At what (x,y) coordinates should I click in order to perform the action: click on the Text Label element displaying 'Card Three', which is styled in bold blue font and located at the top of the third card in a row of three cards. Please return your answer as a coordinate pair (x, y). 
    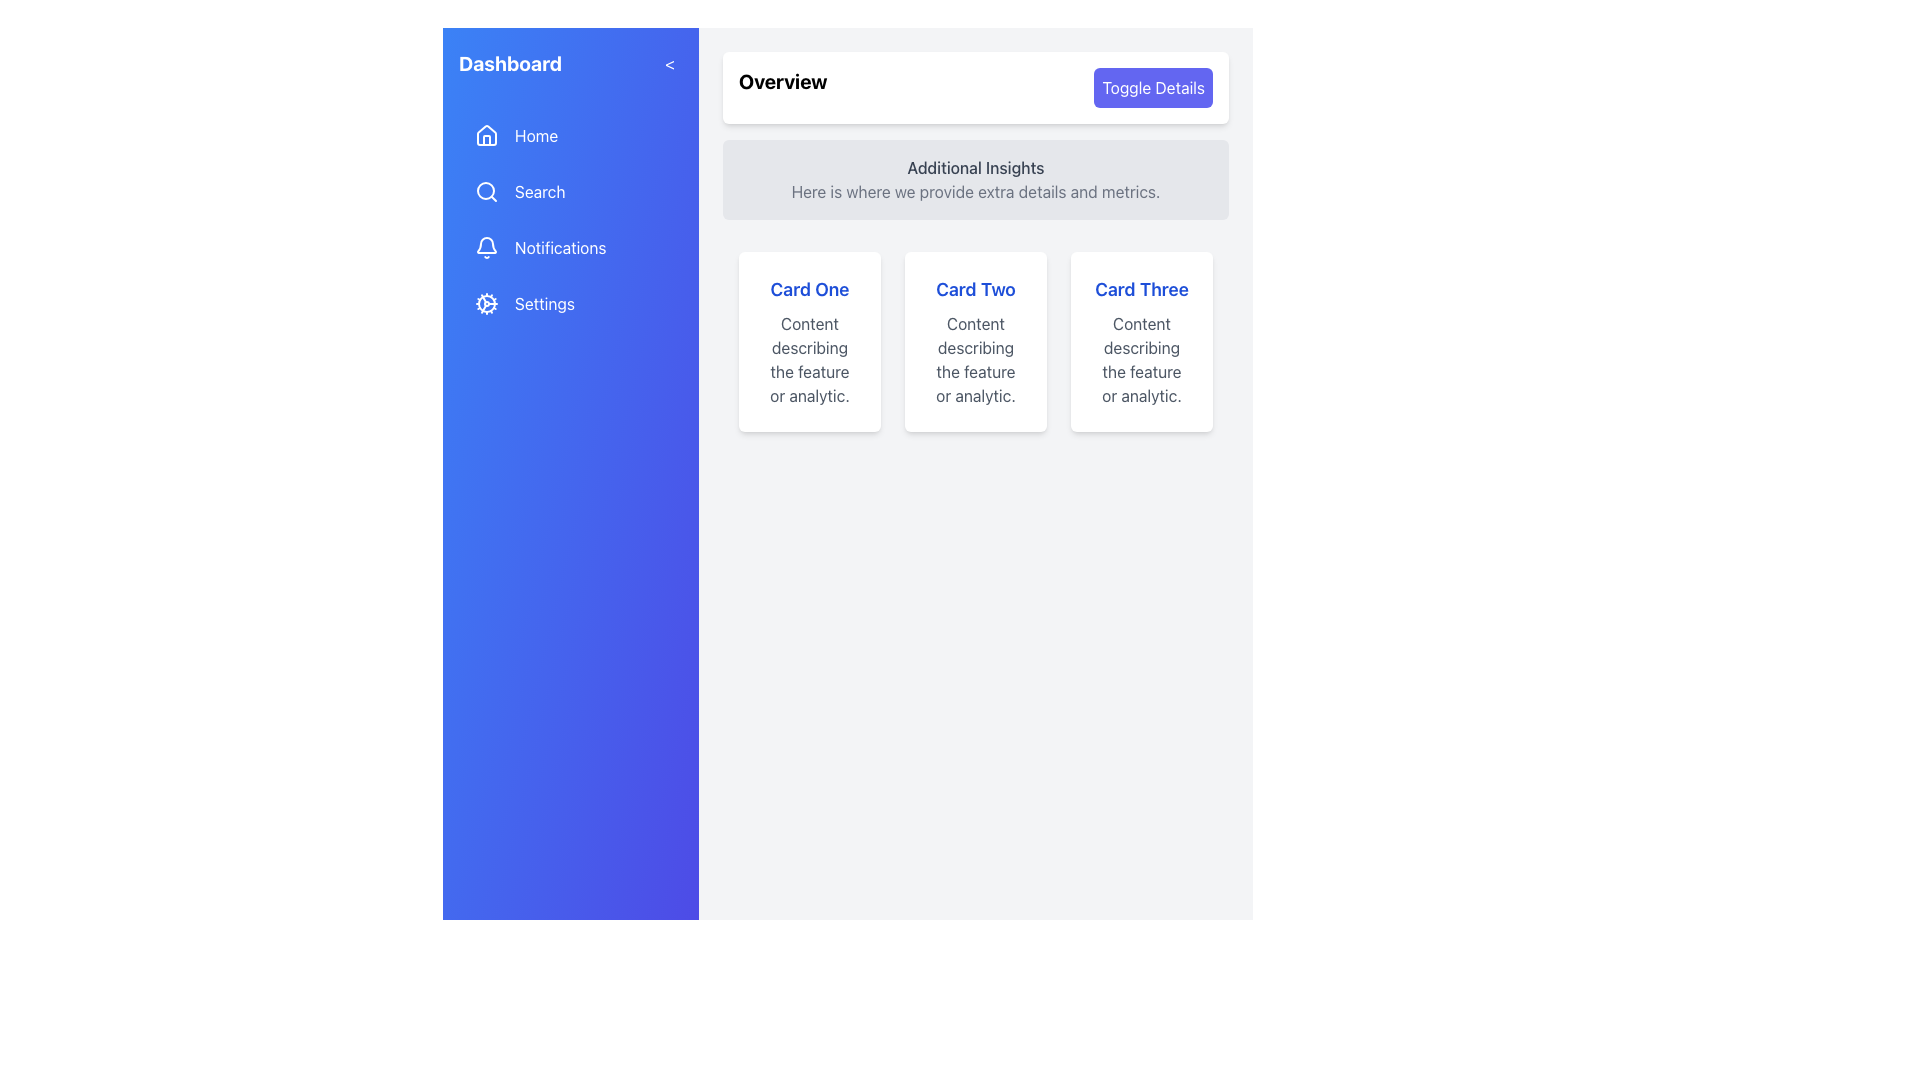
    Looking at the image, I should click on (1142, 289).